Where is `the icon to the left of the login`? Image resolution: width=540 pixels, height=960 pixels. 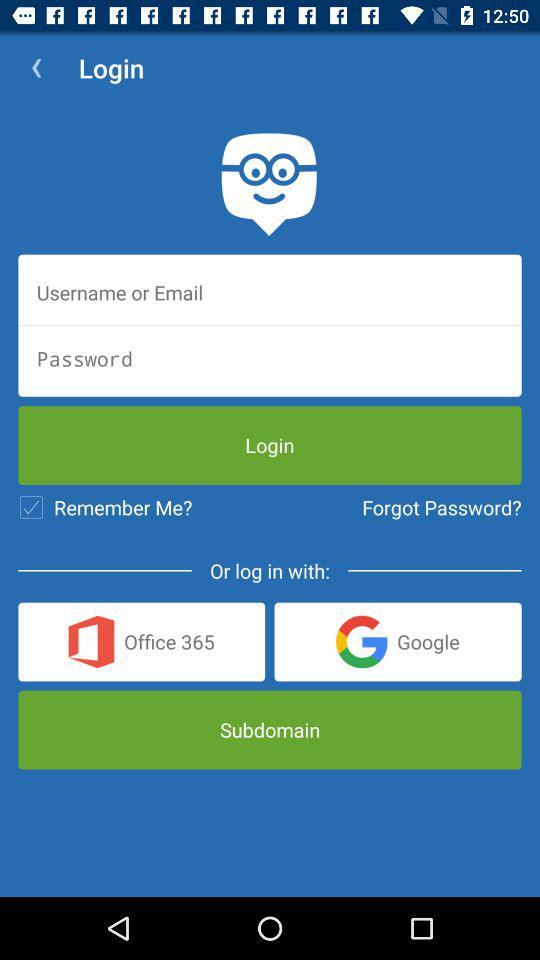
the icon to the left of the login is located at coordinates (36, 68).